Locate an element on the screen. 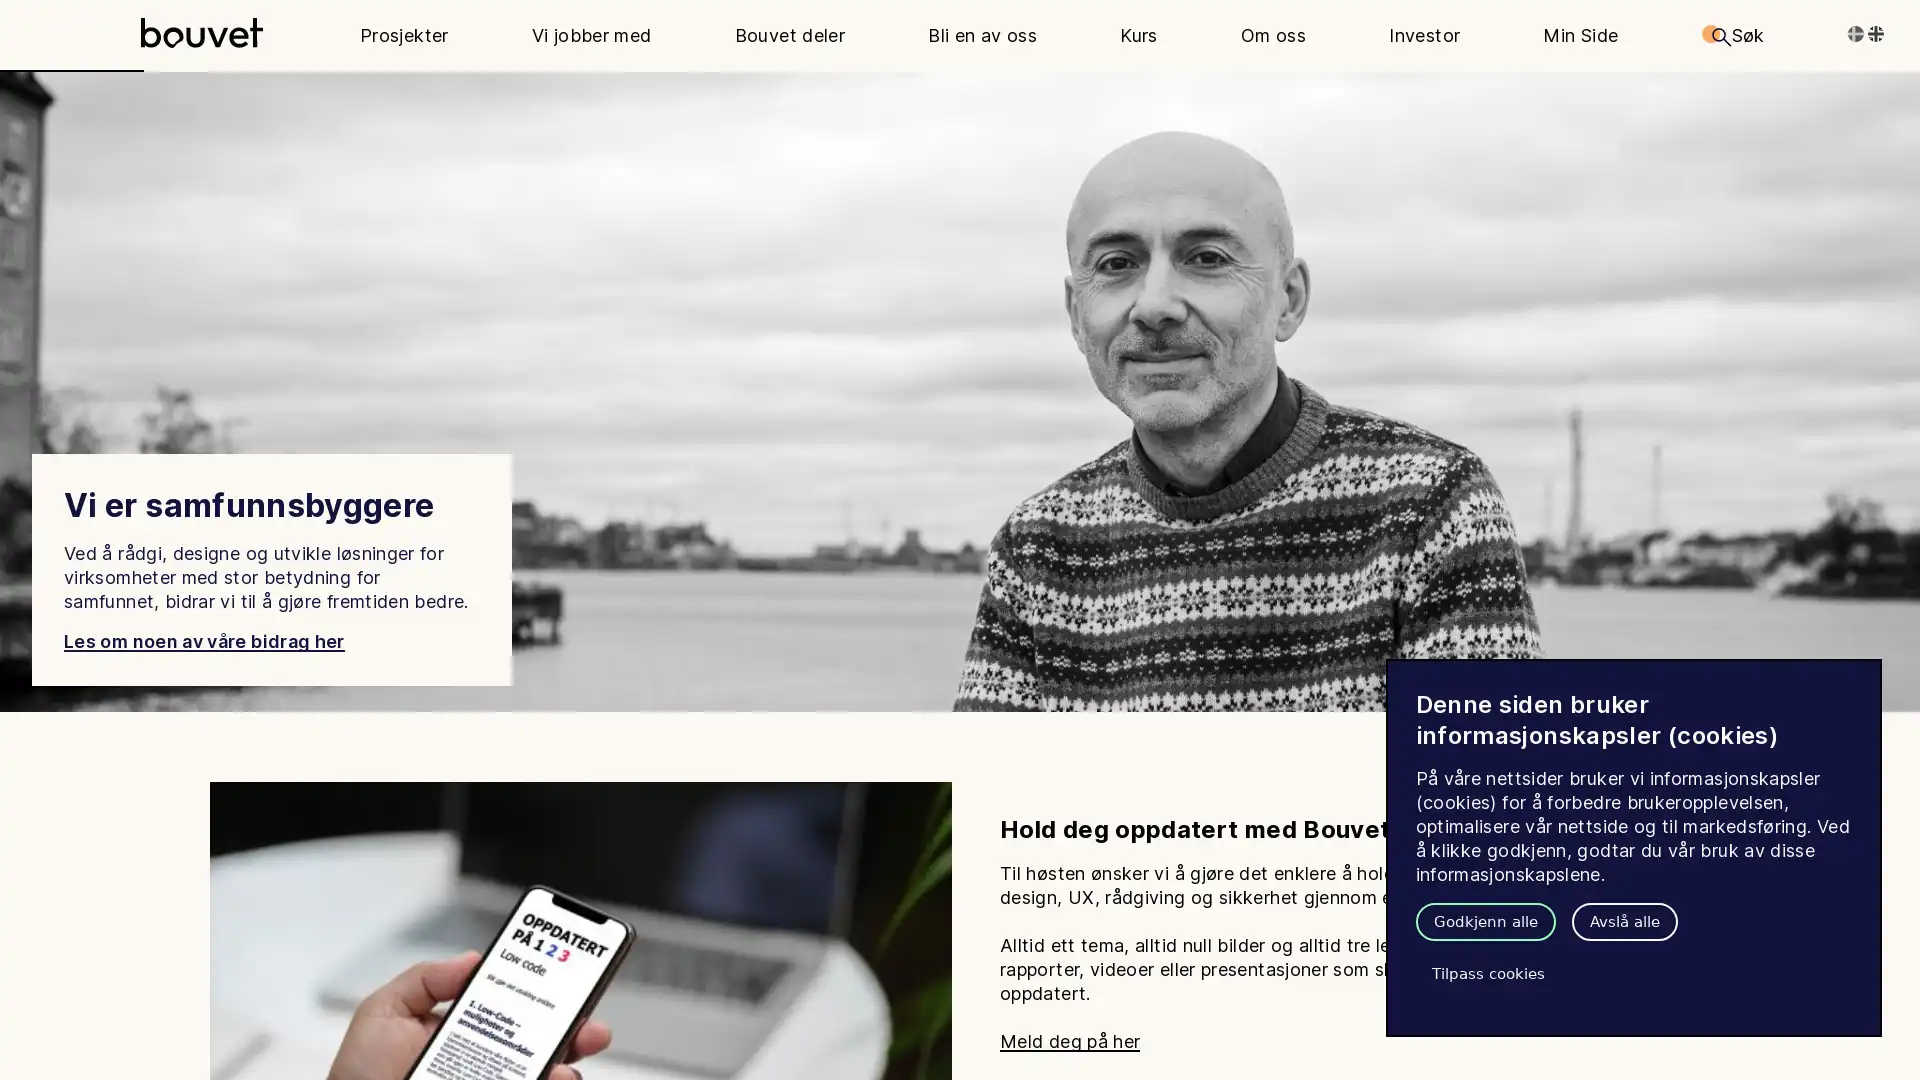 The height and width of the screenshot is (1080, 1920). Godkjenn alle is located at coordinates (1484, 921).